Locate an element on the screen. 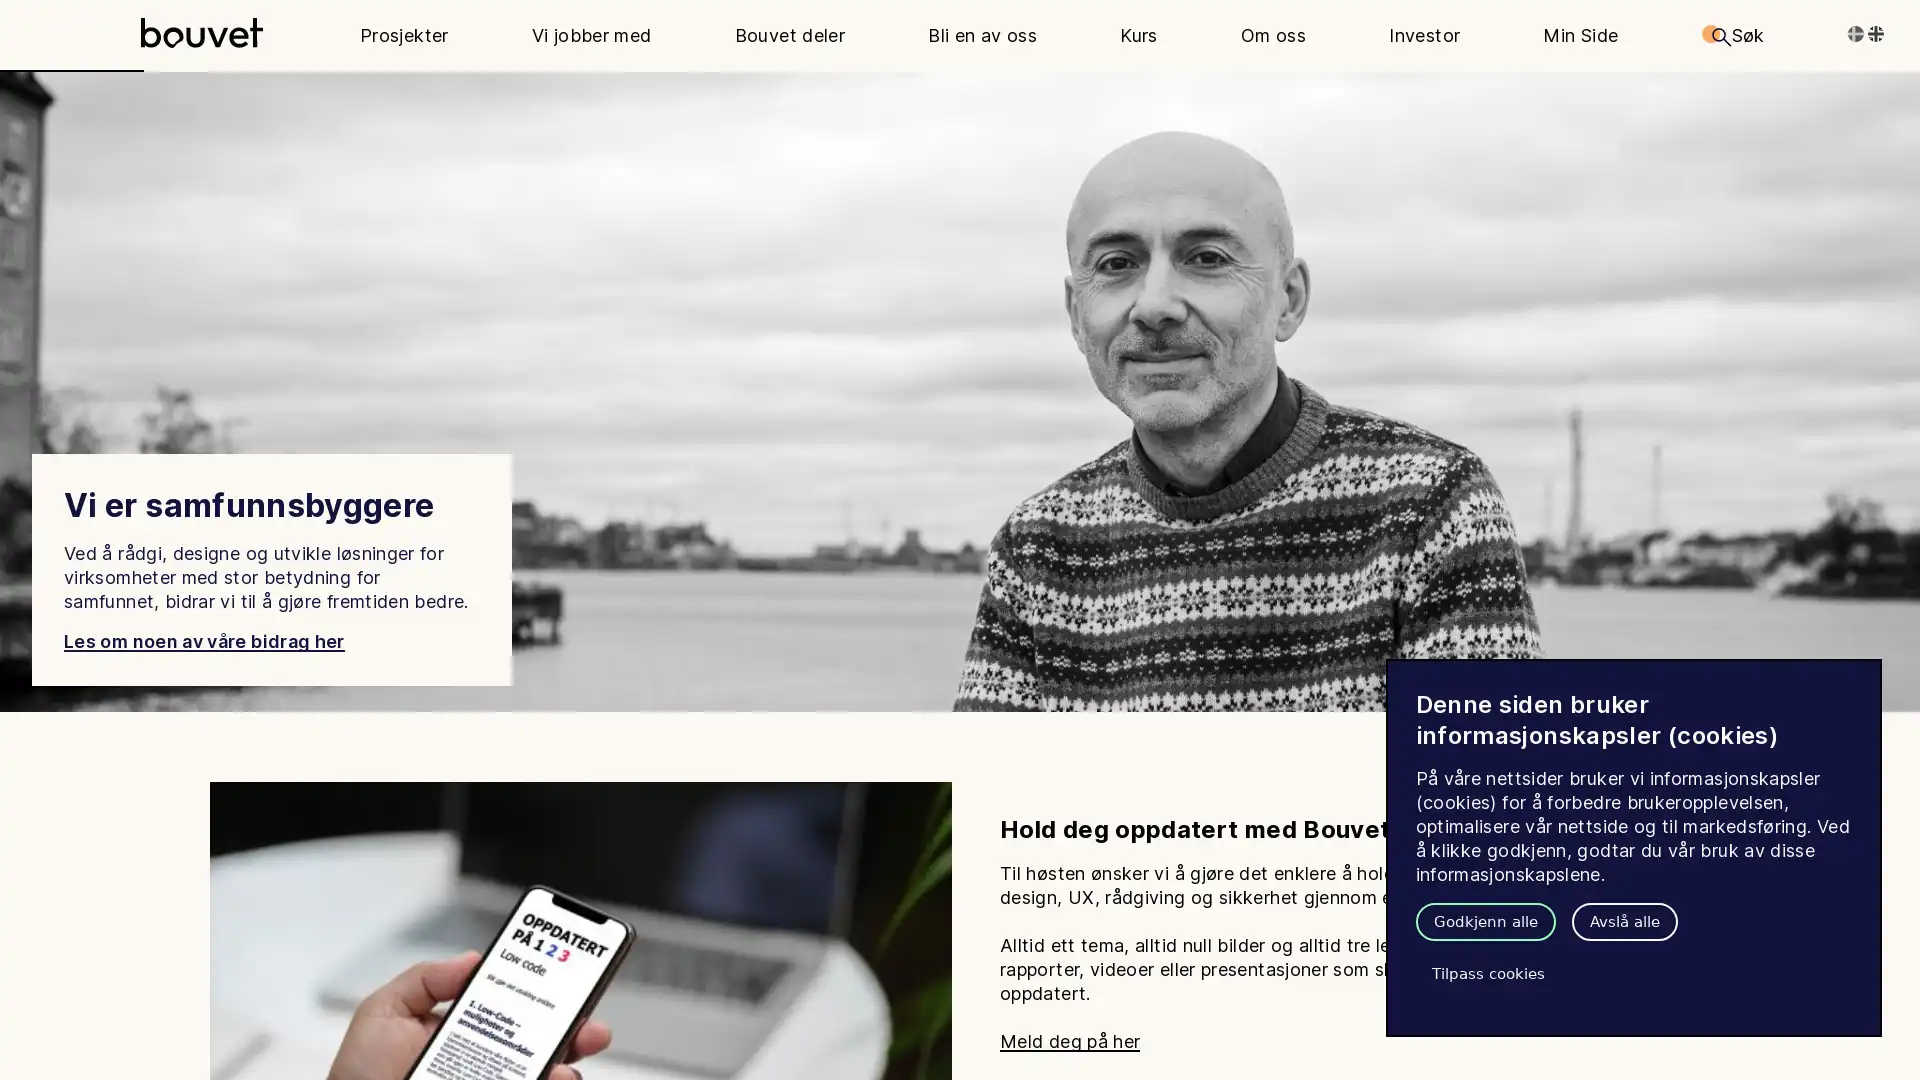 The height and width of the screenshot is (1080, 1920). Godkjenn alle is located at coordinates (1484, 921).